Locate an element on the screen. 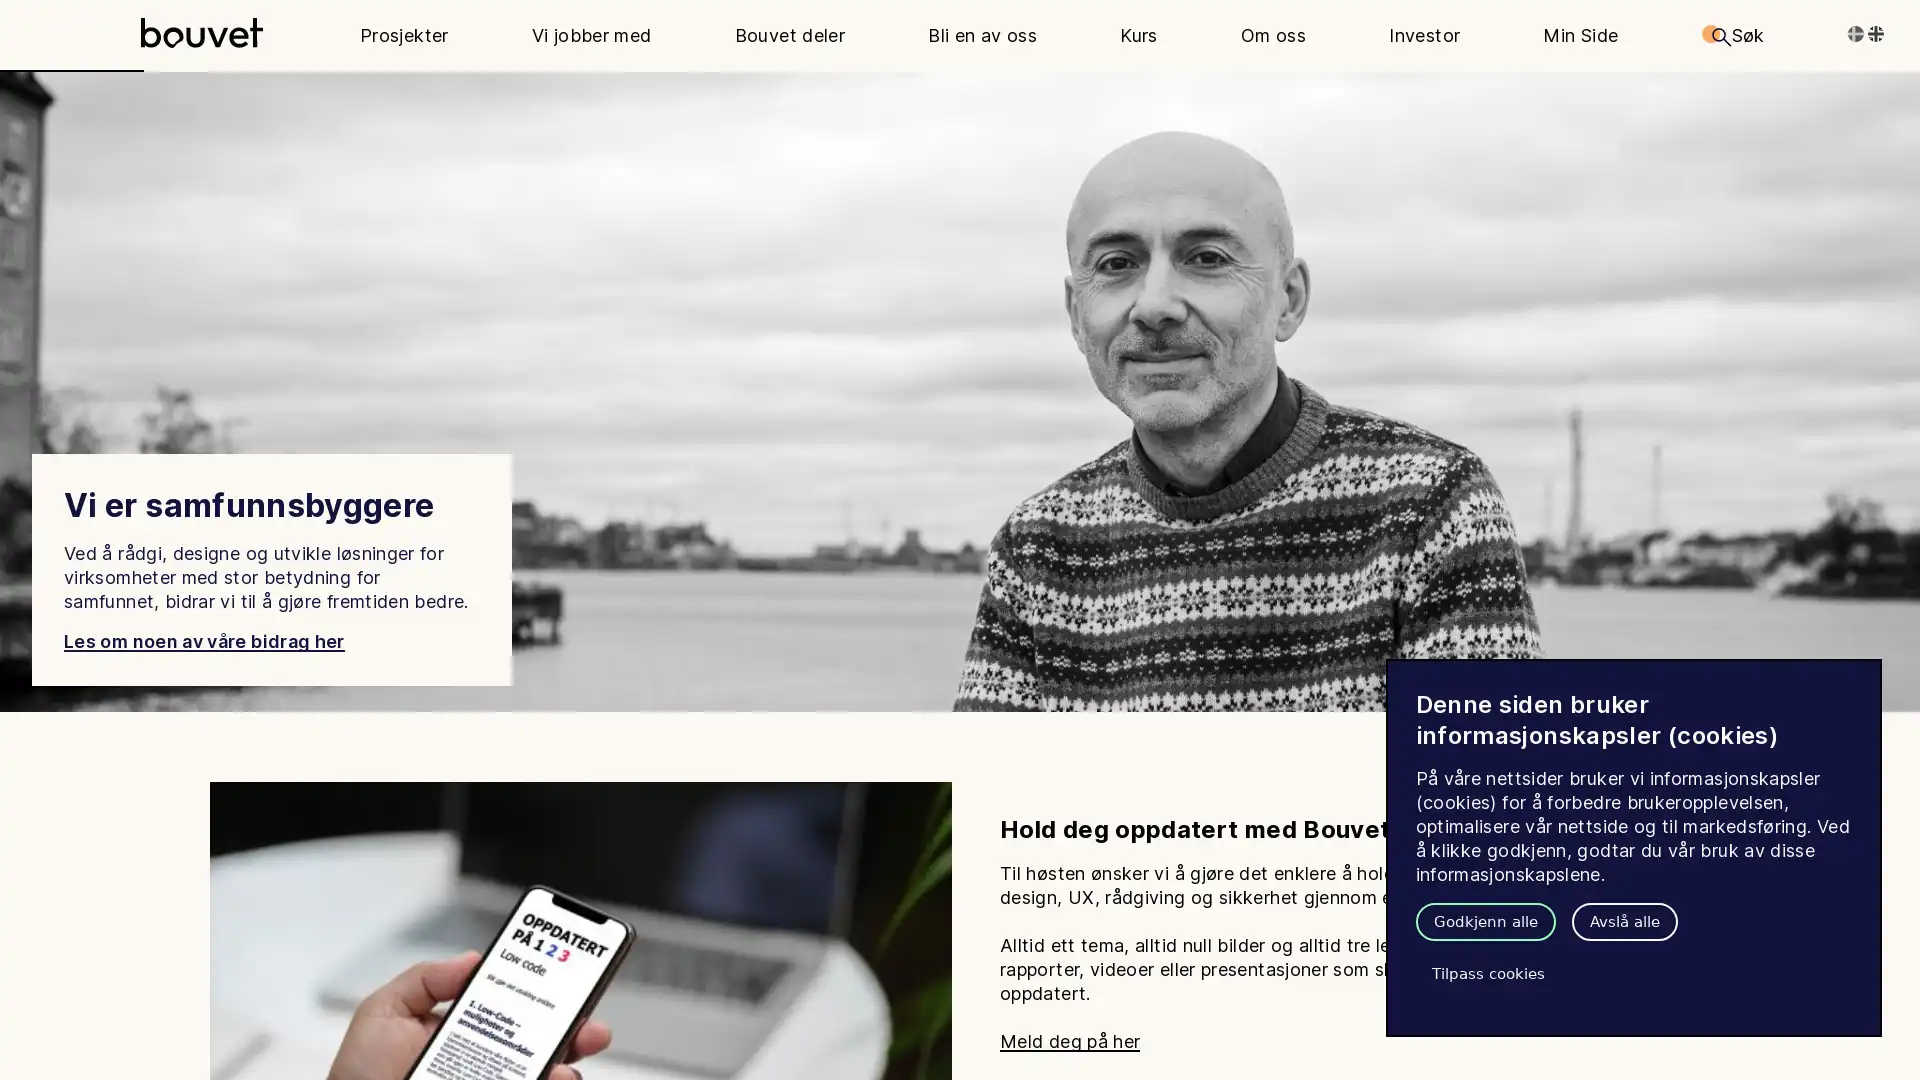 The height and width of the screenshot is (1080, 1920). Godkjenn alle is located at coordinates (1484, 921).